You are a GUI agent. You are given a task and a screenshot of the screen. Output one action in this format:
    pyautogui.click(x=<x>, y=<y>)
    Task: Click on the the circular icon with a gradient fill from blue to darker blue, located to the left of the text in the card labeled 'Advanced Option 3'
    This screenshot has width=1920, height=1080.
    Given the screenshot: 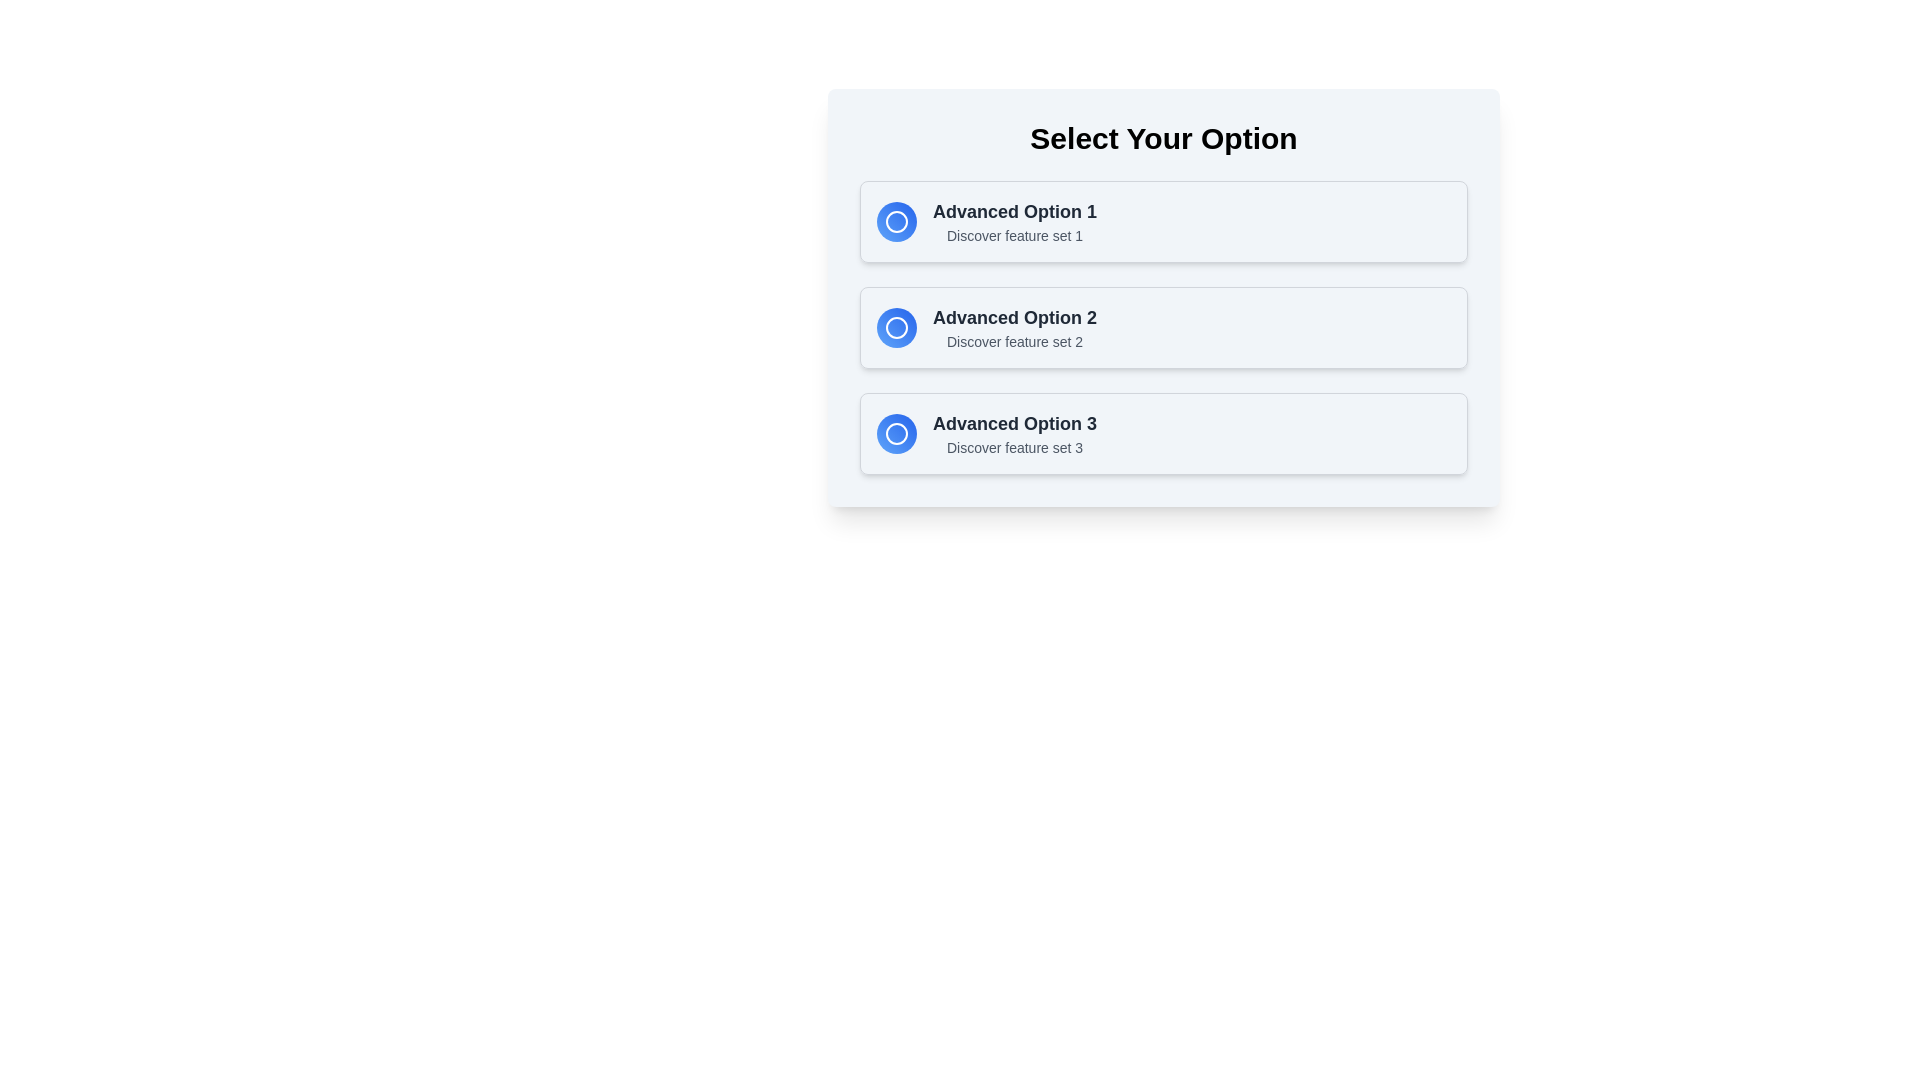 What is the action you would take?
    pyautogui.click(x=896, y=433)
    